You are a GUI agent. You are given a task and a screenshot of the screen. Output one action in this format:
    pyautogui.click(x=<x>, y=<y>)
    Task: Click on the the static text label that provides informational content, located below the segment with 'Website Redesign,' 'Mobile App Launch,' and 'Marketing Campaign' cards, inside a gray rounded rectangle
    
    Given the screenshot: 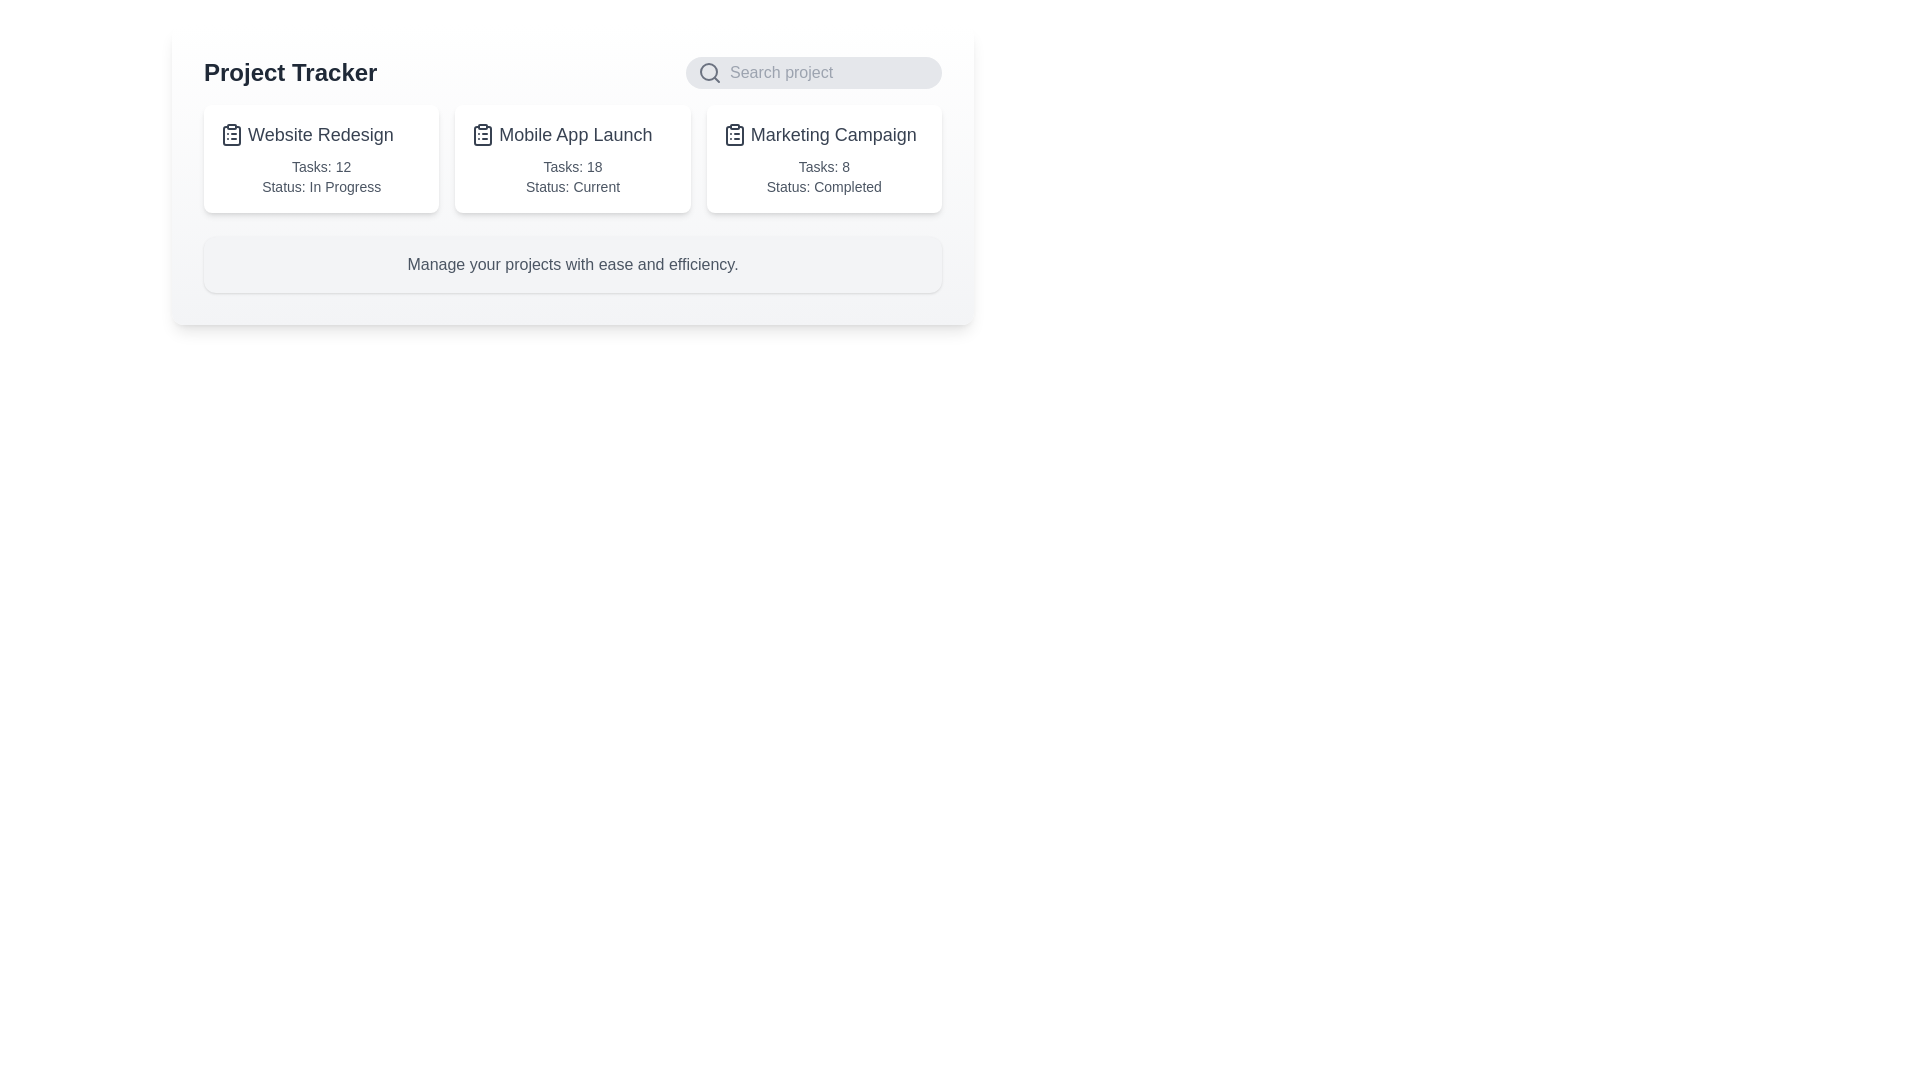 What is the action you would take?
    pyautogui.click(x=571, y=264)
    